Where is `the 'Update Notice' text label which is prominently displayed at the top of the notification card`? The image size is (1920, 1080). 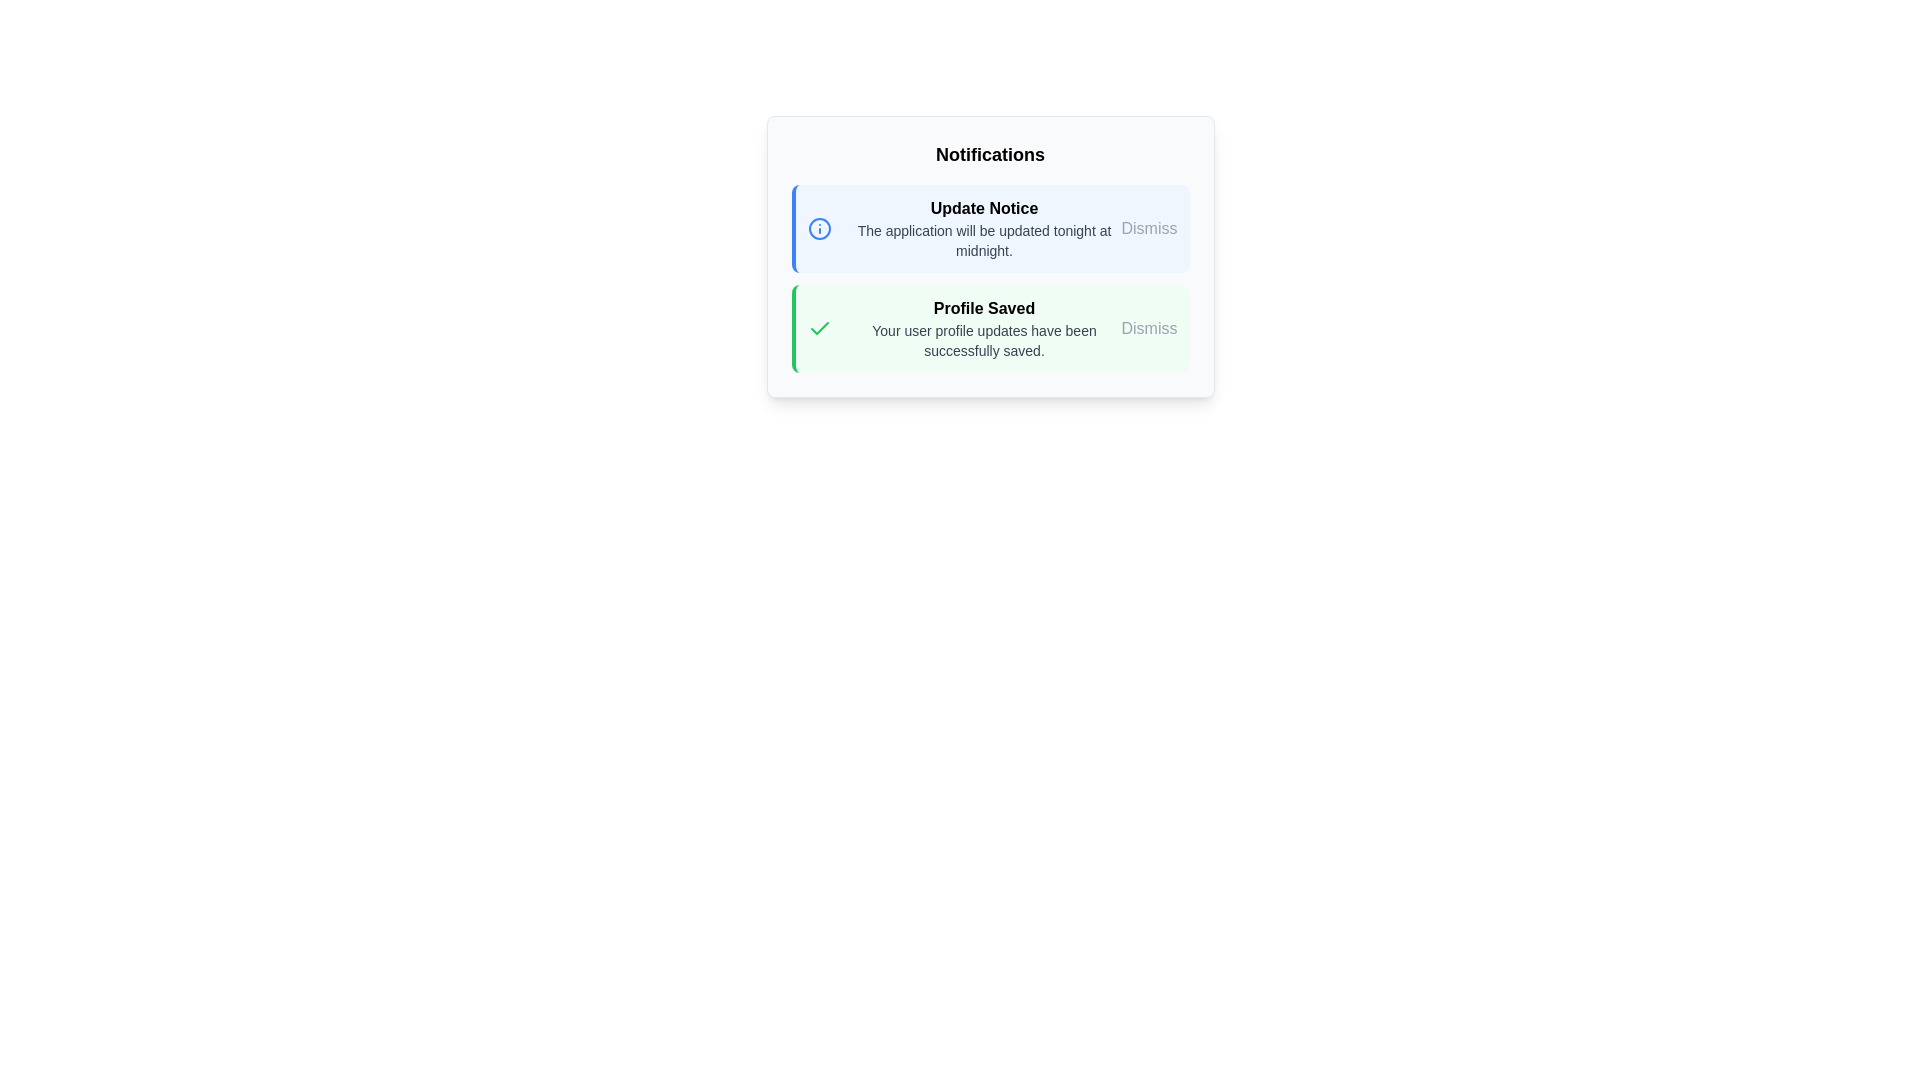 the 'Update Notice' text label which is prominently displayed at the top of the notification card is located at coordinates (984, 208).